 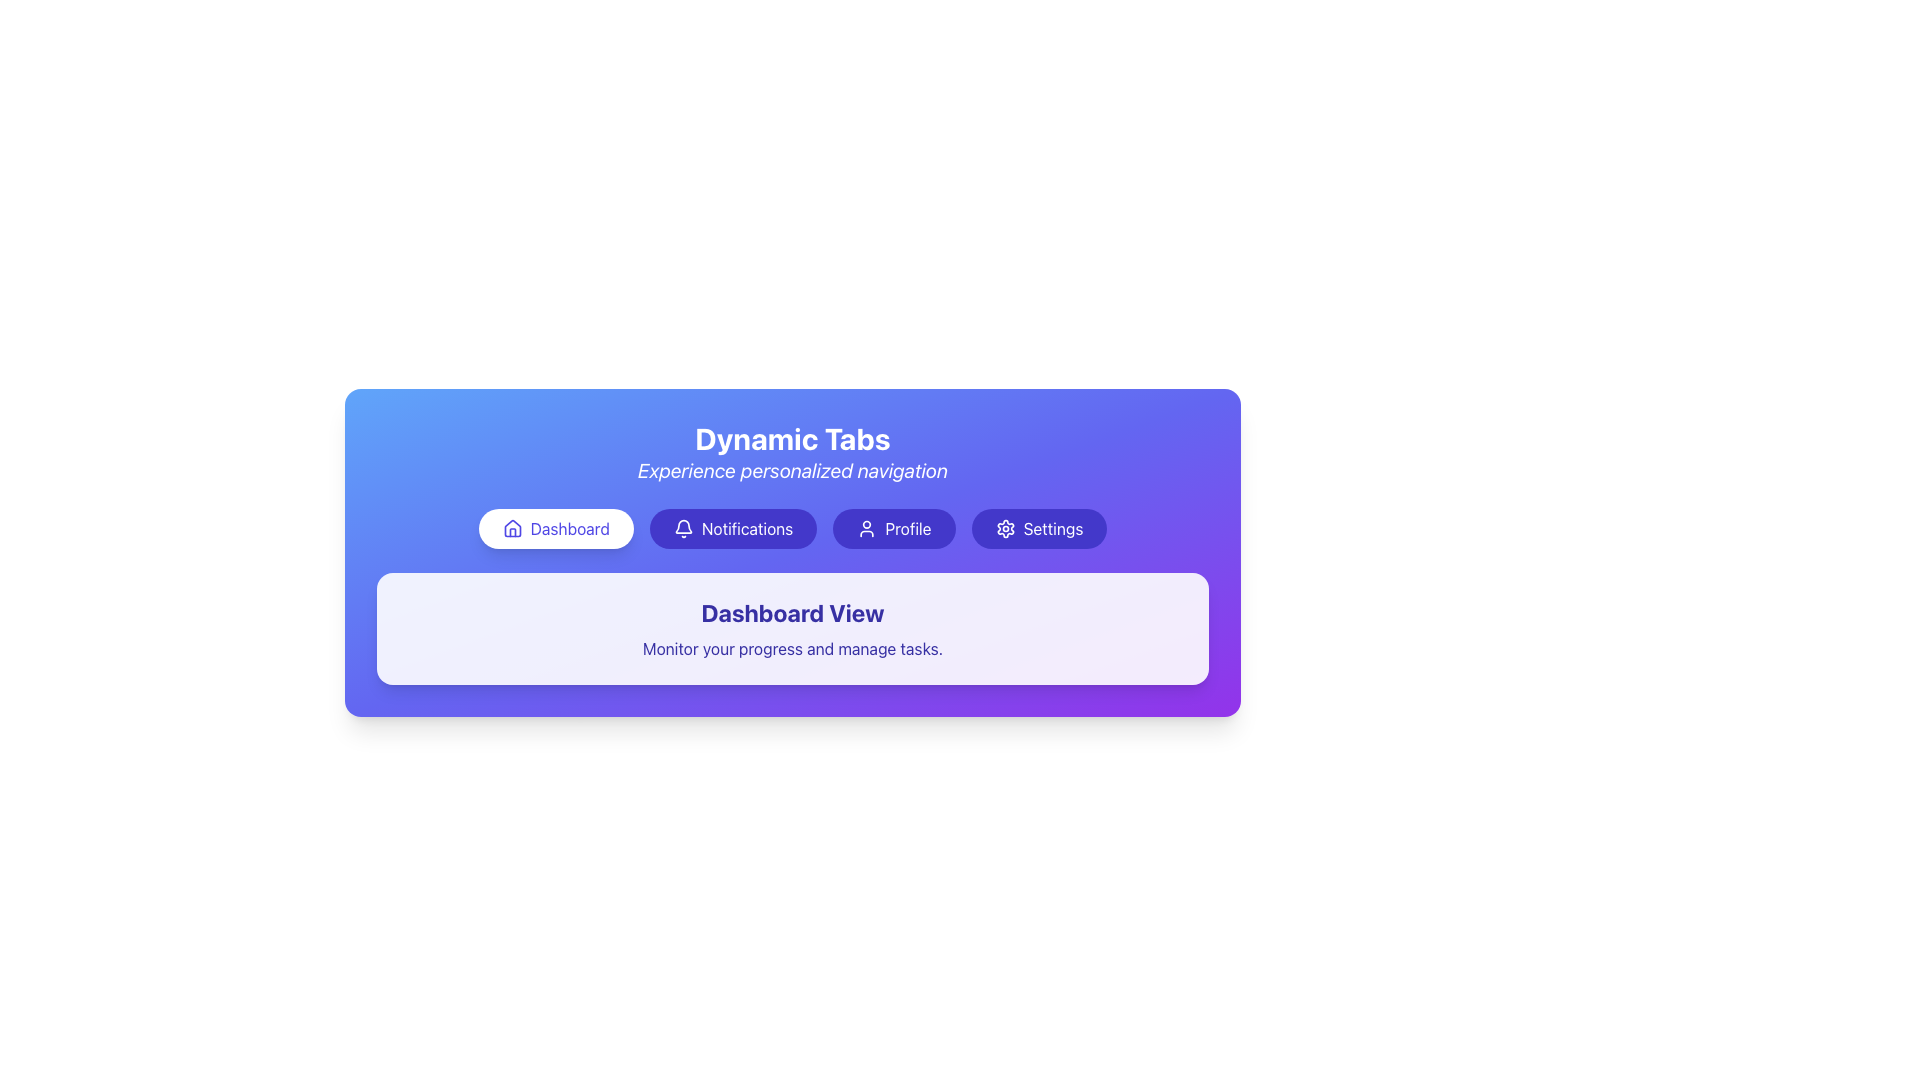 What do you see at coordinates (867, 527) in the screenshot?
I see `the Profile icon within the navigation bar` at bounding box center [867, 527].